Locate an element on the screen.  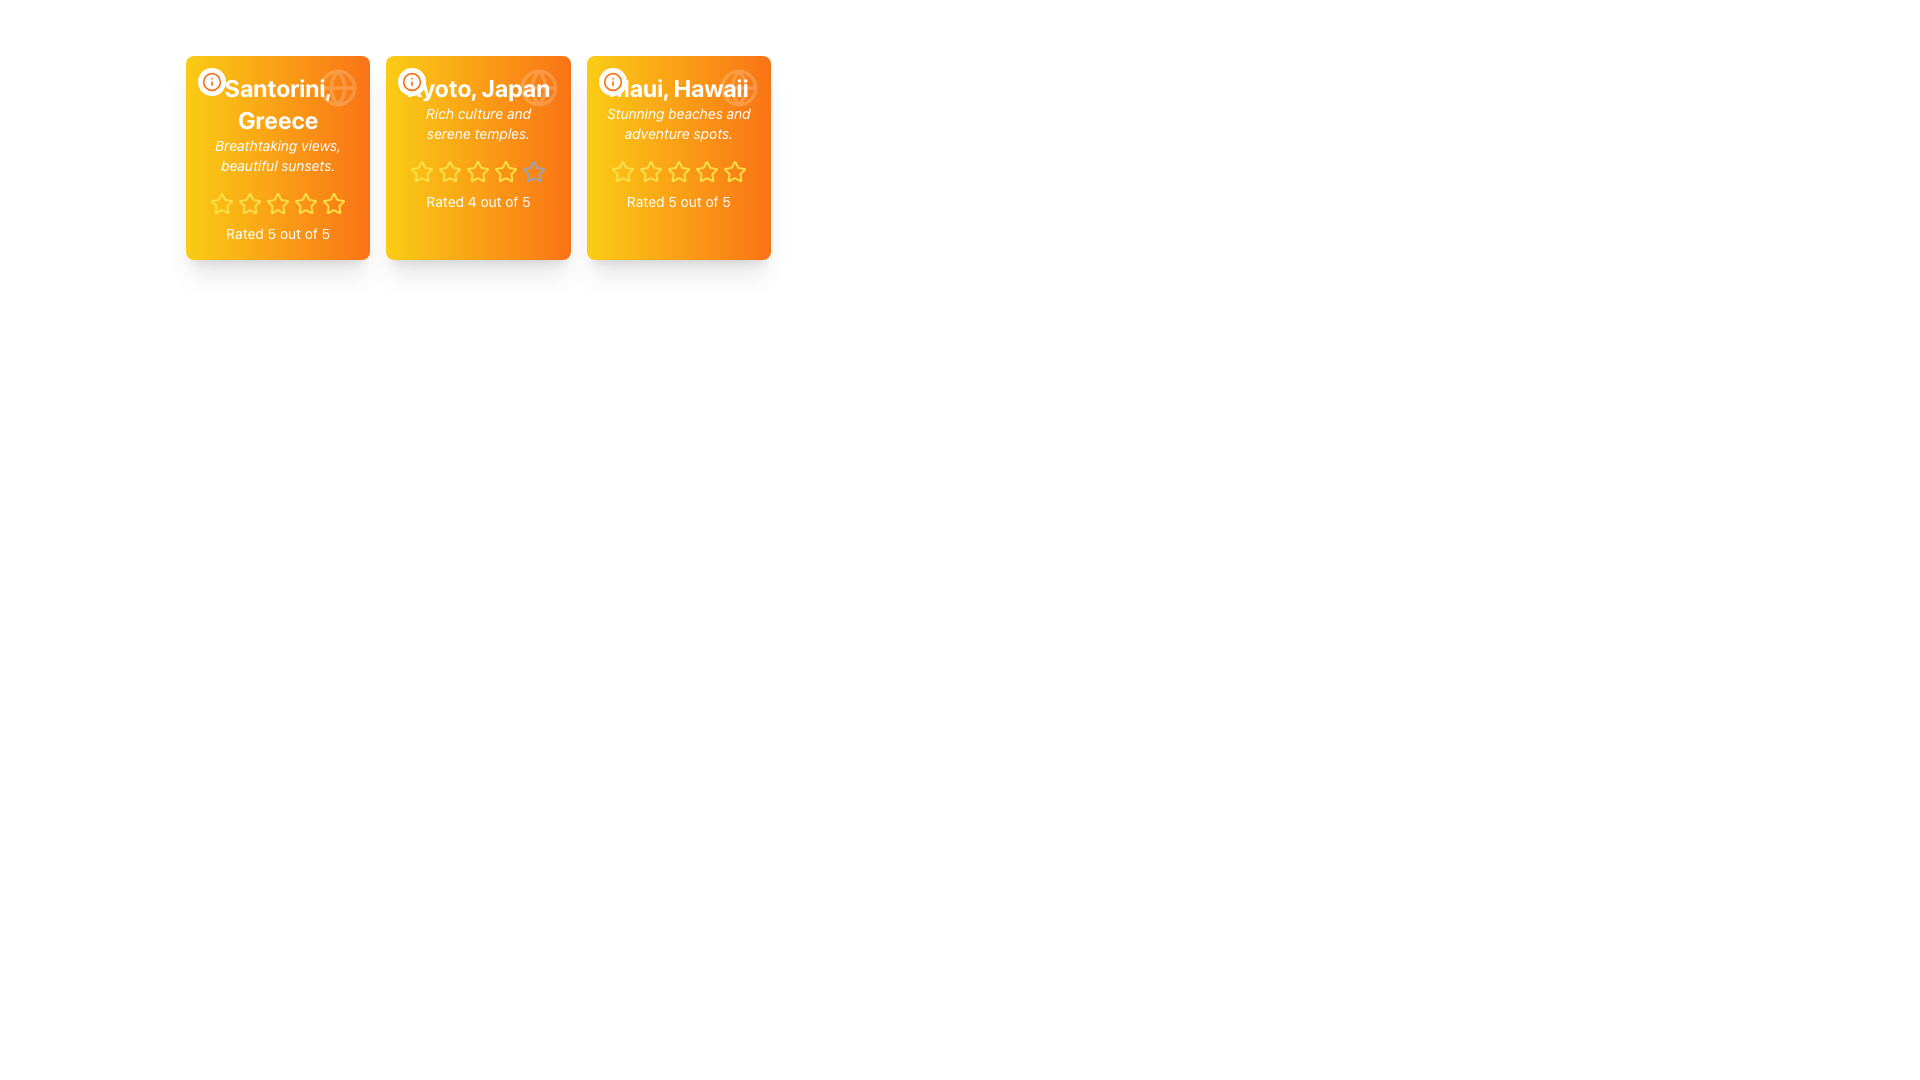
circular visualization element with a white border and orange fill, located at the center of the third card labeled 'Maui, Hawaii' is located at coordinates (611, 80).